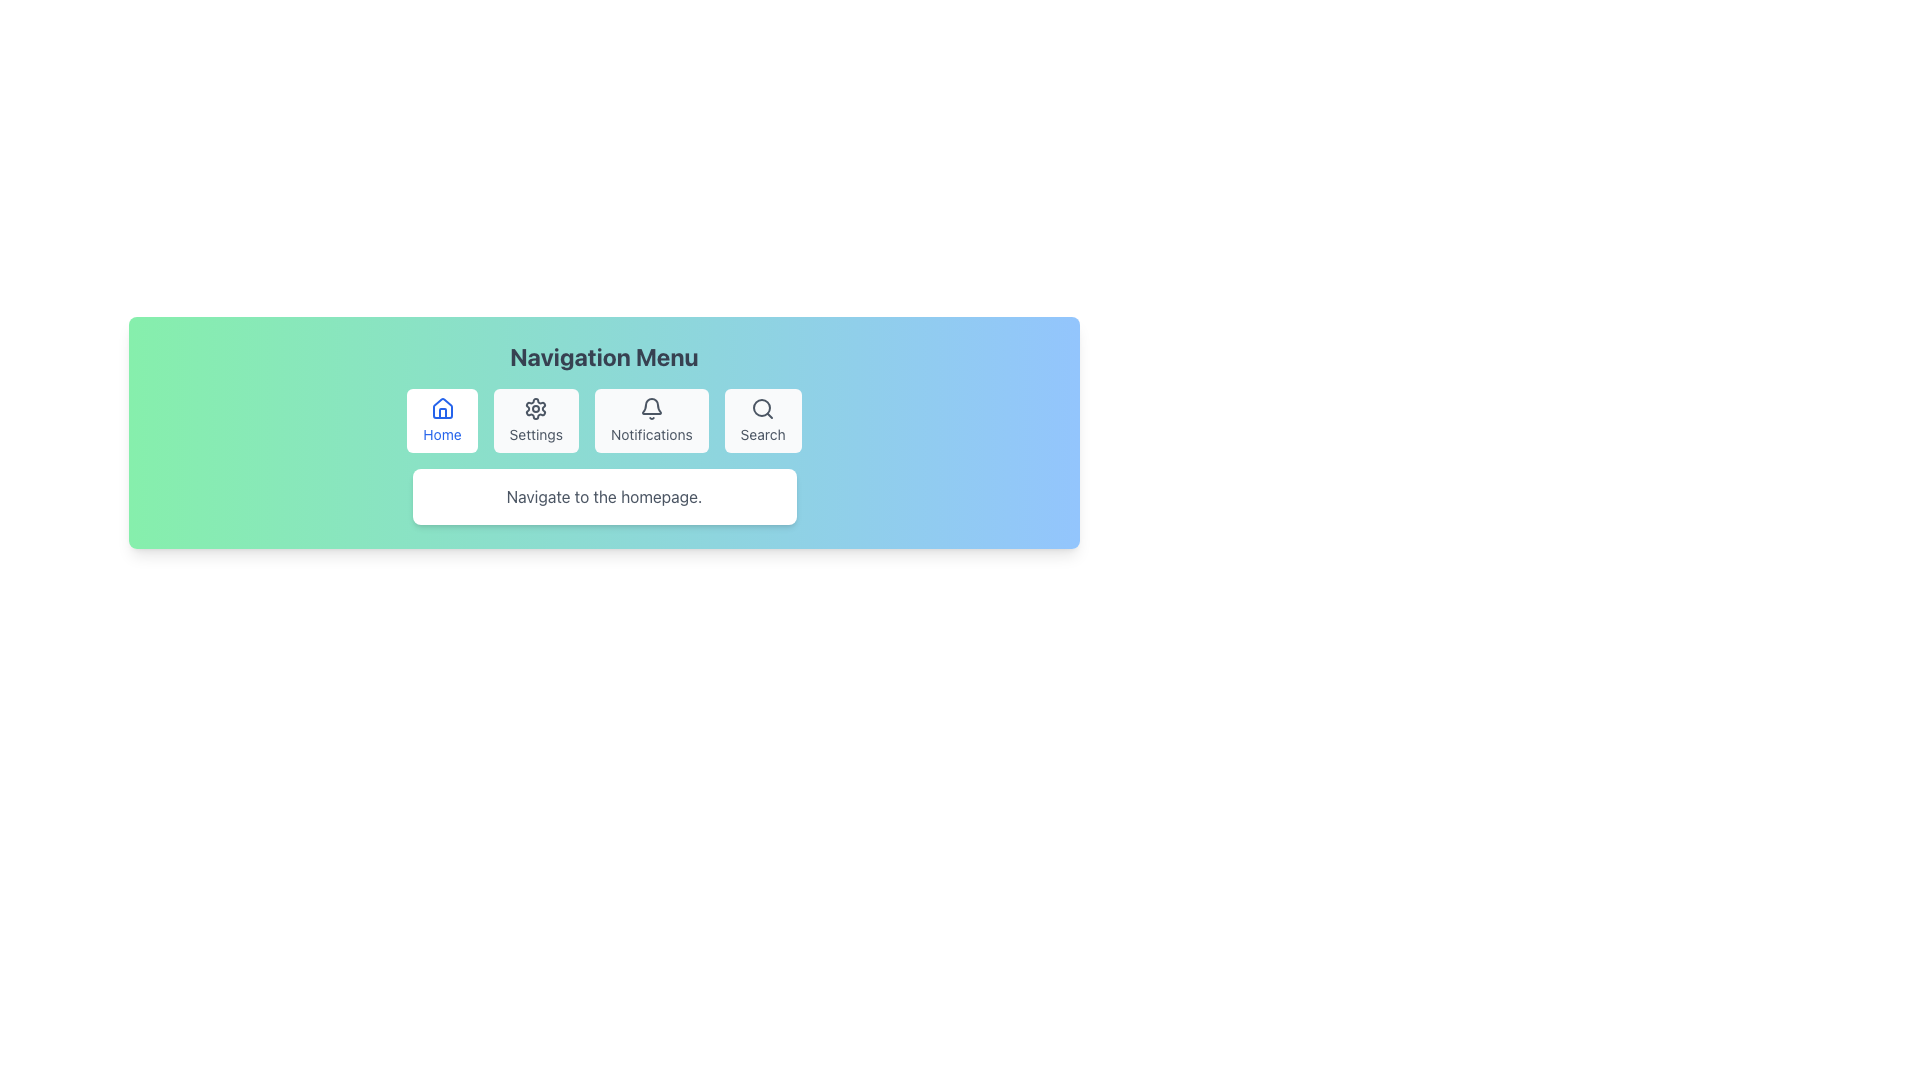 The height and width of the screenshot is (1080, 1920). What do you see at coordinates (651, 407) in the screenshot?
I see `the gray, bell-shaped icon located at the top center of the 'Notifications' button in the navigation menu` at bounding box center [651, 407].